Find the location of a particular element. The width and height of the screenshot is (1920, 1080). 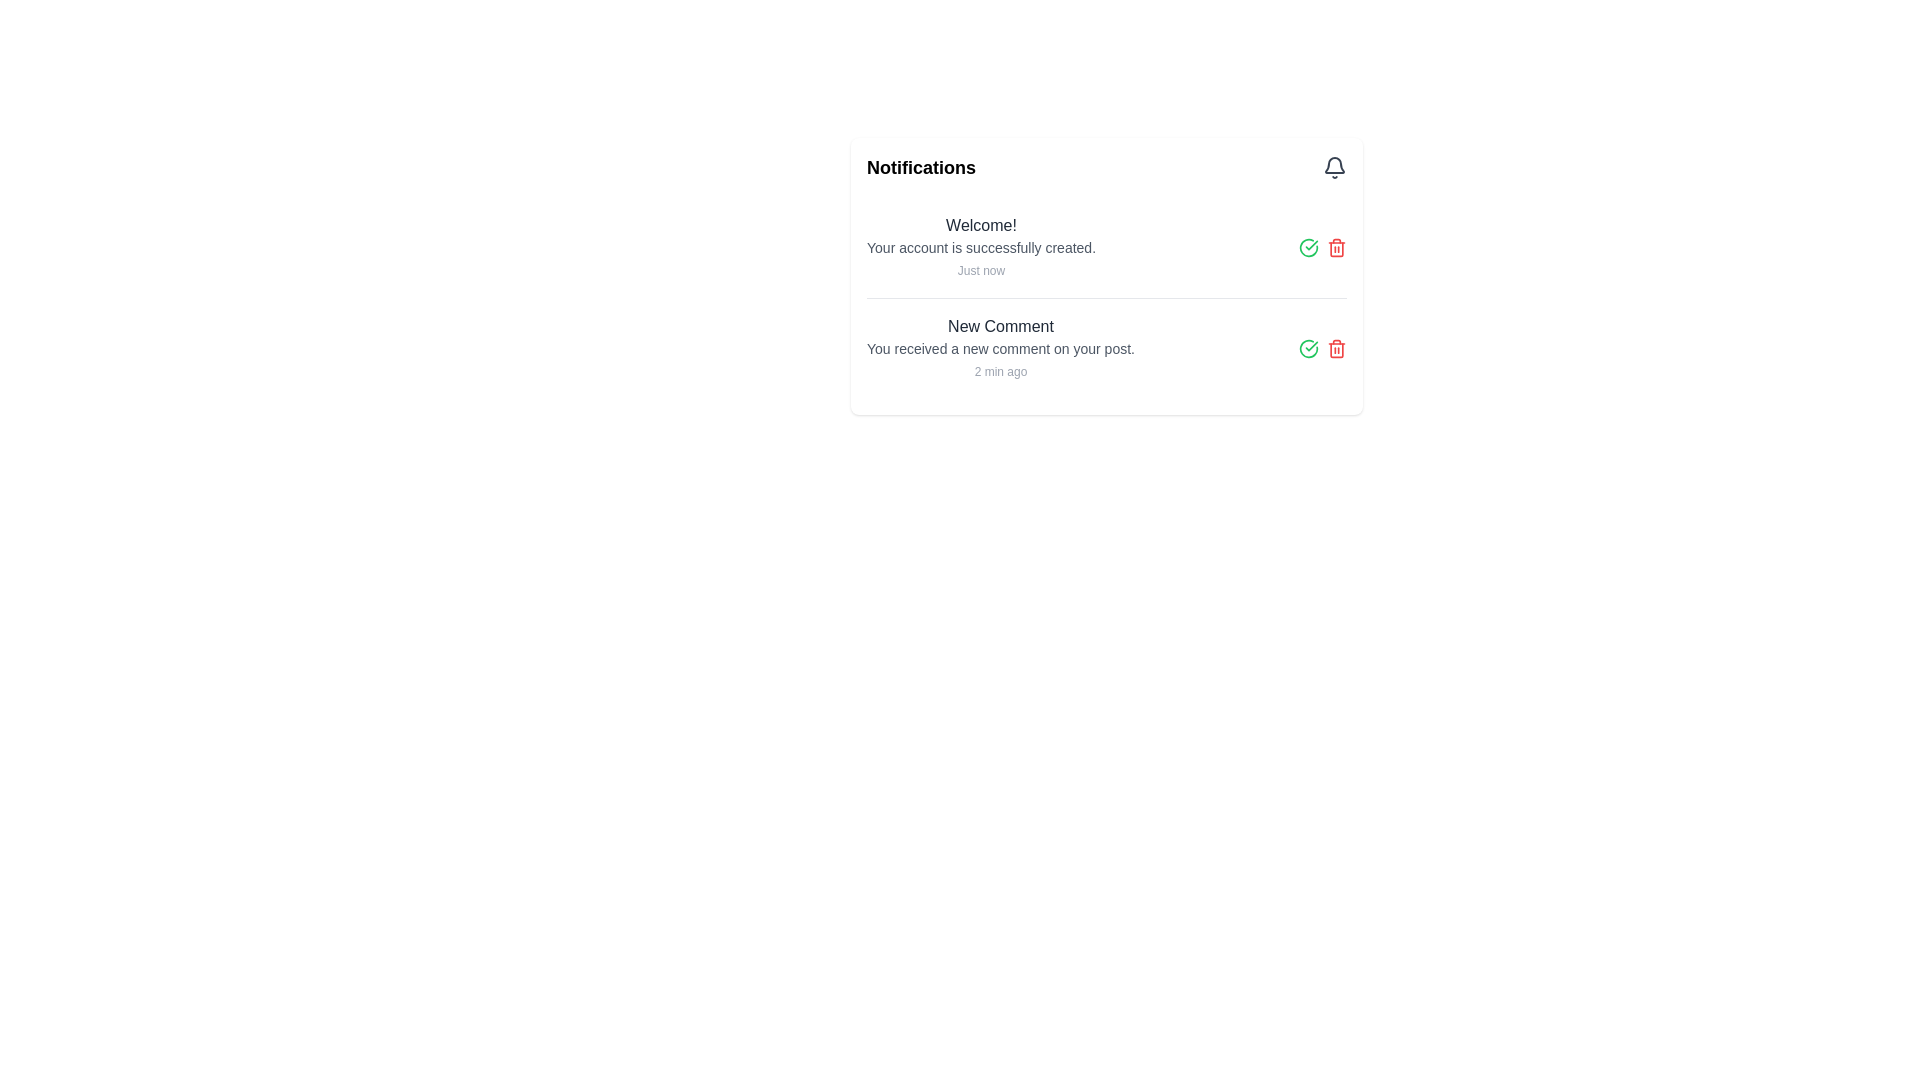

the 'Welcome!' text block in the Notifications area to read its content, which includes the message 'Your account is successfully created.' and the timestamp 'Just now' is located at coordinates (981, 246).